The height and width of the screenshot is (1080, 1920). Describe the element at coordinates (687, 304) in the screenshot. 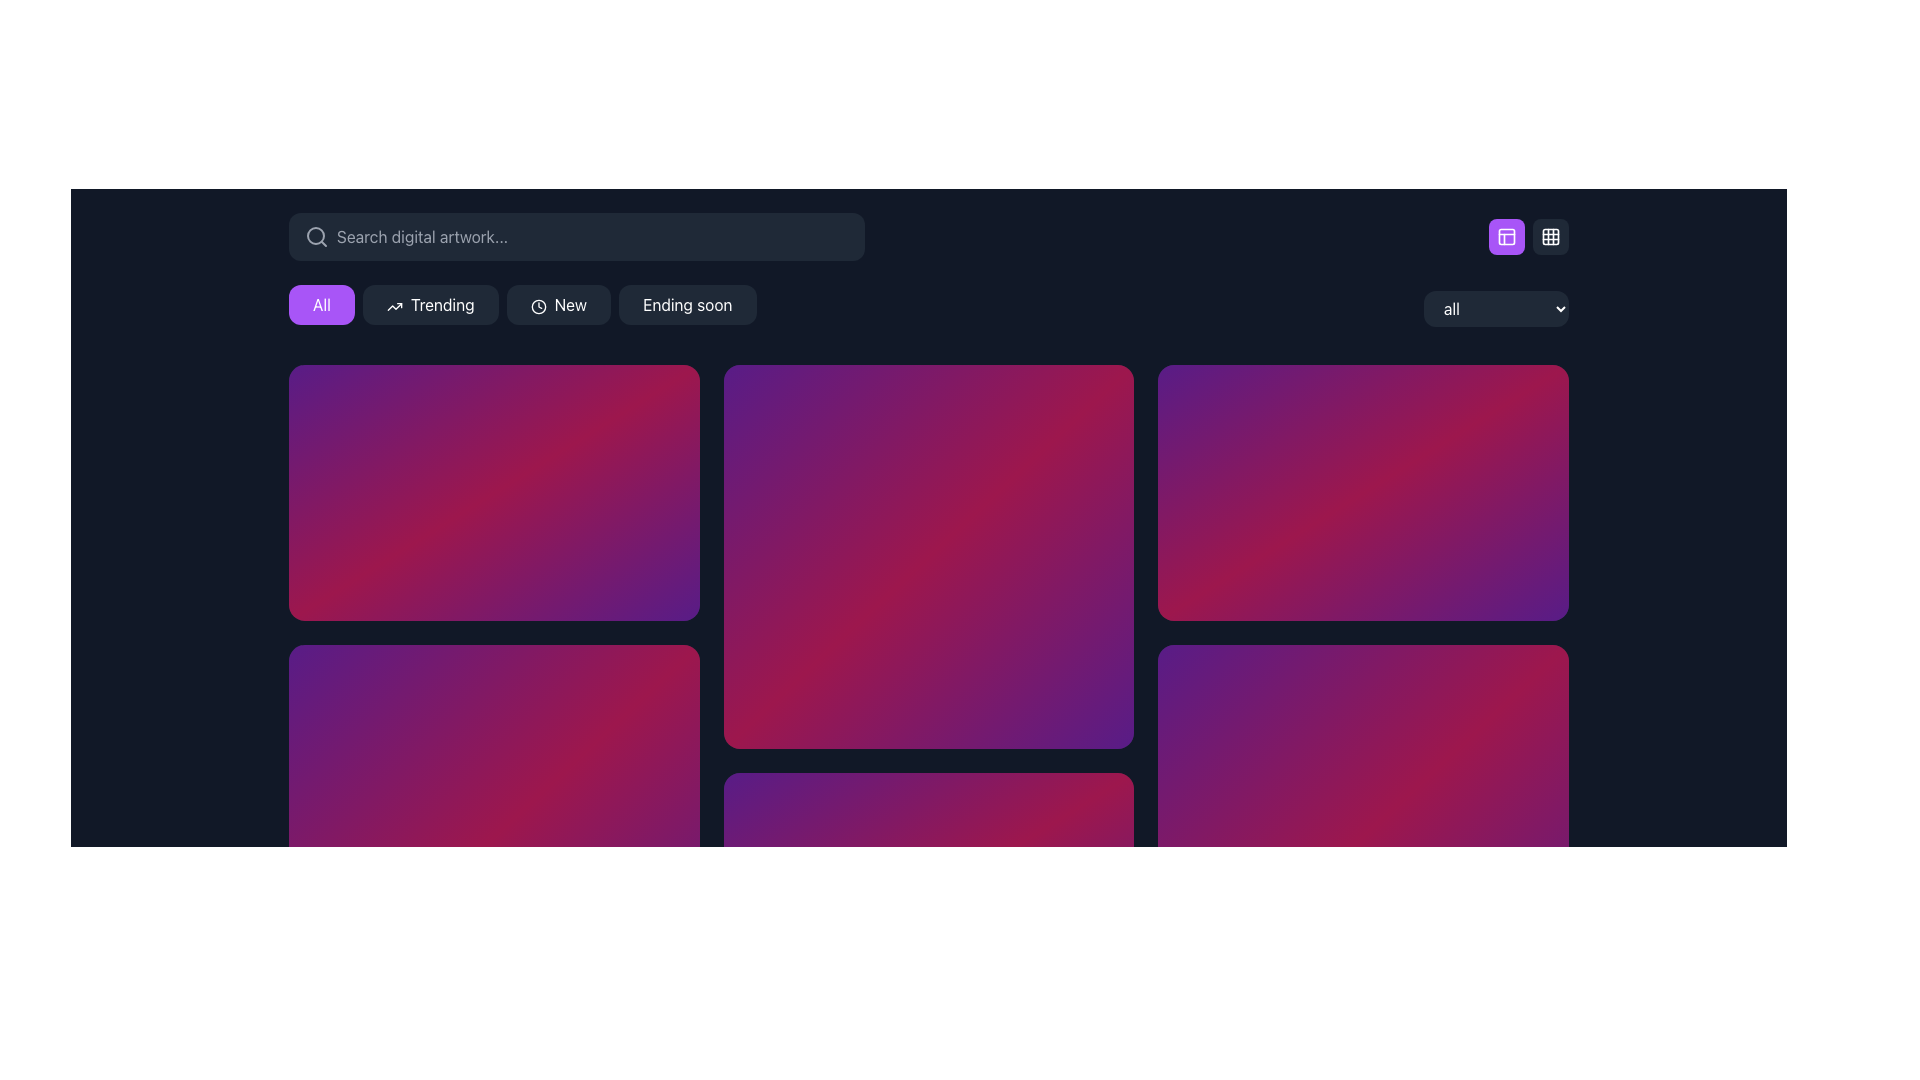

I see `the interactive button labeled 'Ending soon' located as the fourth element in a horizontal list of buttons, immediately to the right of the 'New' button, to filter or display 'Ending soon' items` at that location.